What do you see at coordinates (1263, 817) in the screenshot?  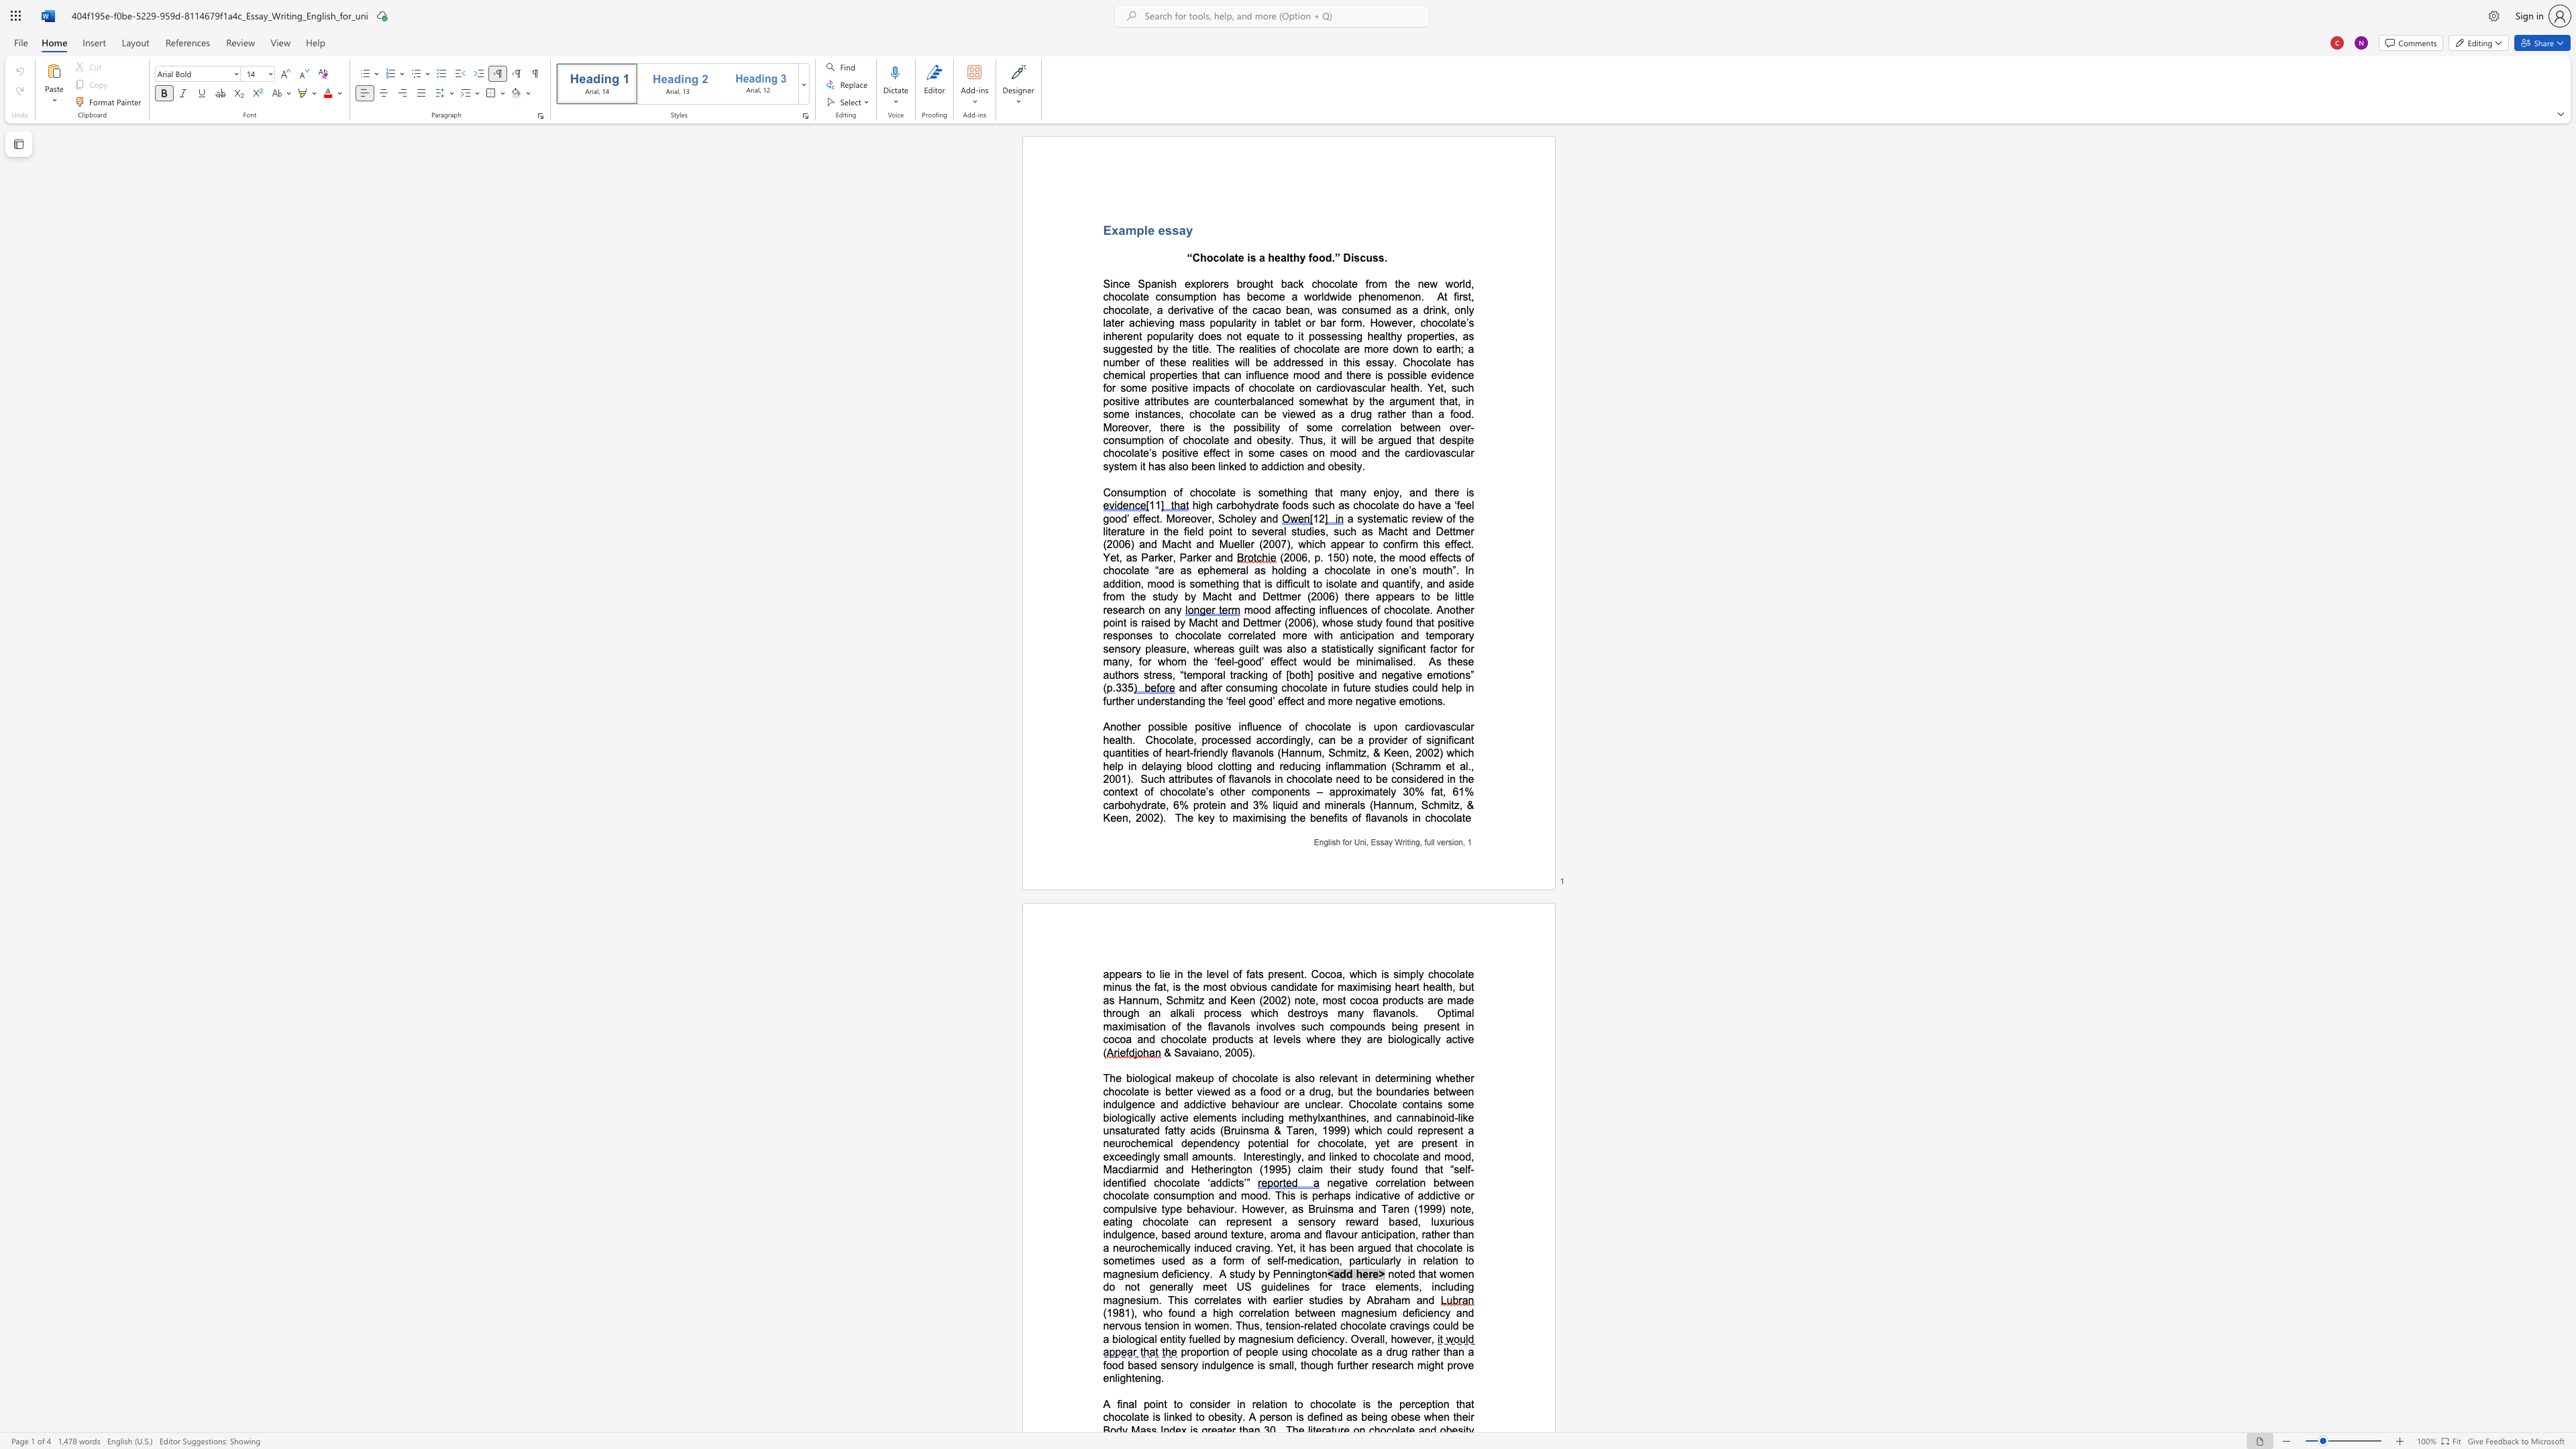 I see `the subset text "ising the benefits of flavanols in cho" within the text "The key to maximising the benefits of flavanols in chocolate"` at bounding box center [1263, 817].